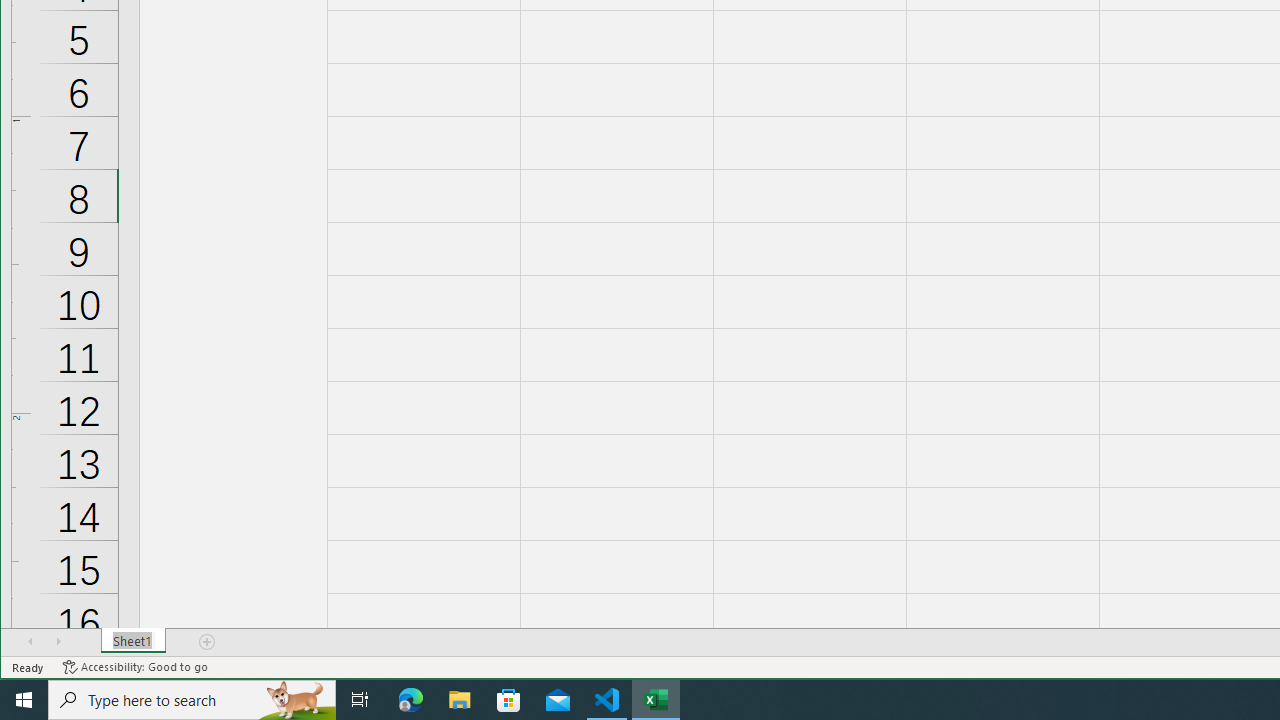 Image resolution: width=1280 pixels, height=720 pixels. Describe the element at coordinates (459, 698) in the screenshot. I see `'File Explorer'` at that location.